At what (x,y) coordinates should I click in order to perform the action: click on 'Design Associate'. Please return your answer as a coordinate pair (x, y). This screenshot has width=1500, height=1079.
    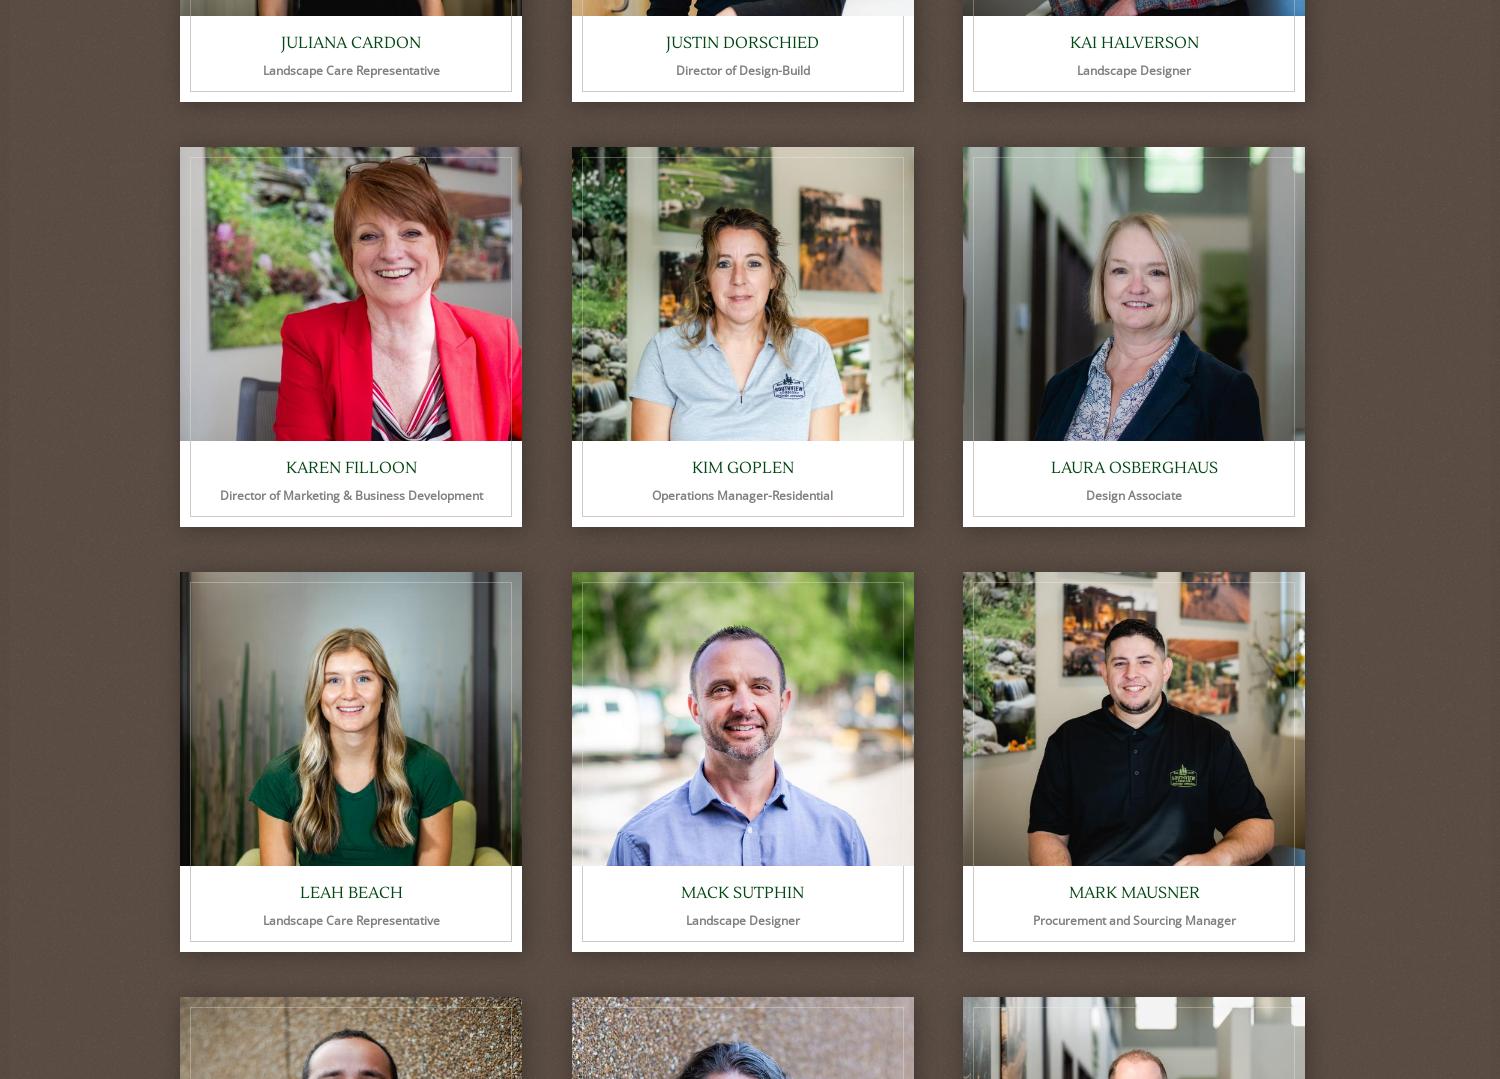
    Looking at the image, I should click on (1134, 494).